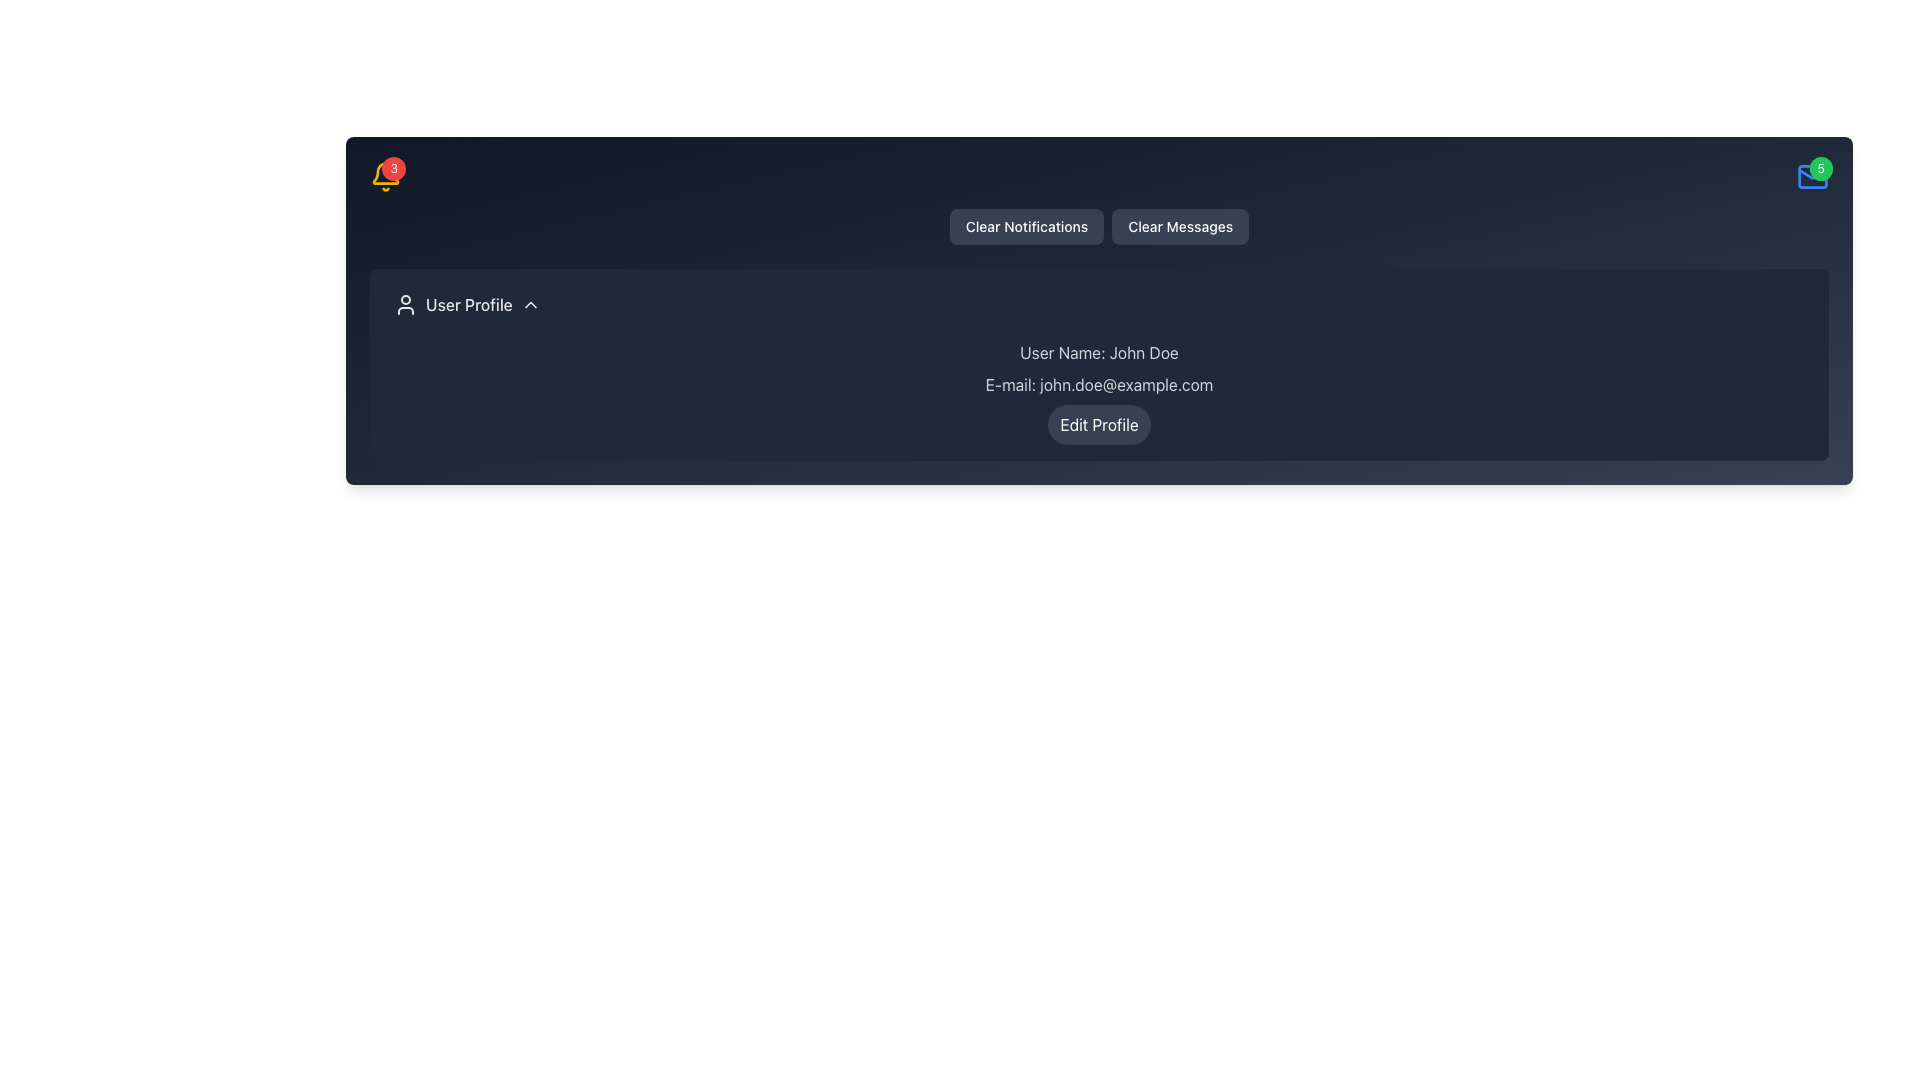 Image resolution: width=1920 pixels, height=1080 pixels. I want to click on the 'Clear Messages' button located to the right of the 'Clear Notifications' button at the top of the profile page, so click(1180, 226).